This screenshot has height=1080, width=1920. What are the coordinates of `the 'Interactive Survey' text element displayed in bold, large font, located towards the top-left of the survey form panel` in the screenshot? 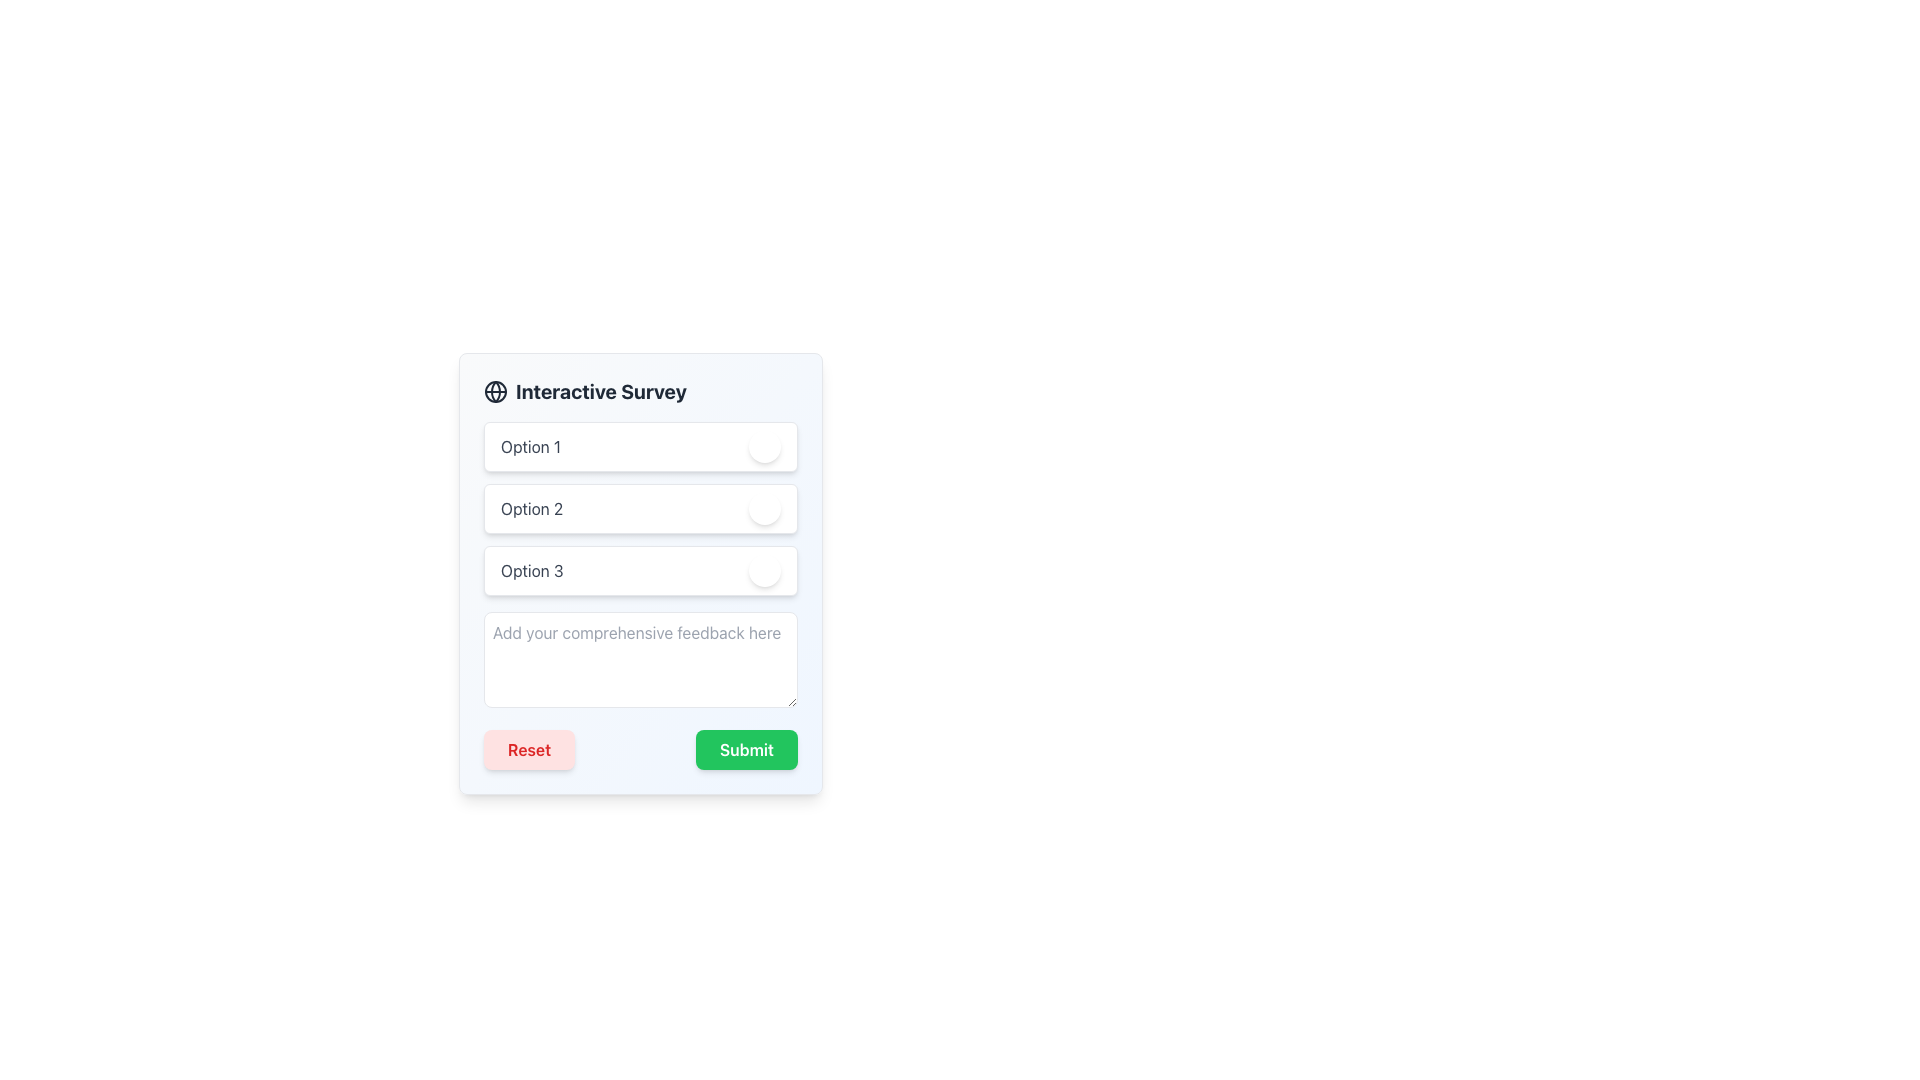 It's located at (600, 392).